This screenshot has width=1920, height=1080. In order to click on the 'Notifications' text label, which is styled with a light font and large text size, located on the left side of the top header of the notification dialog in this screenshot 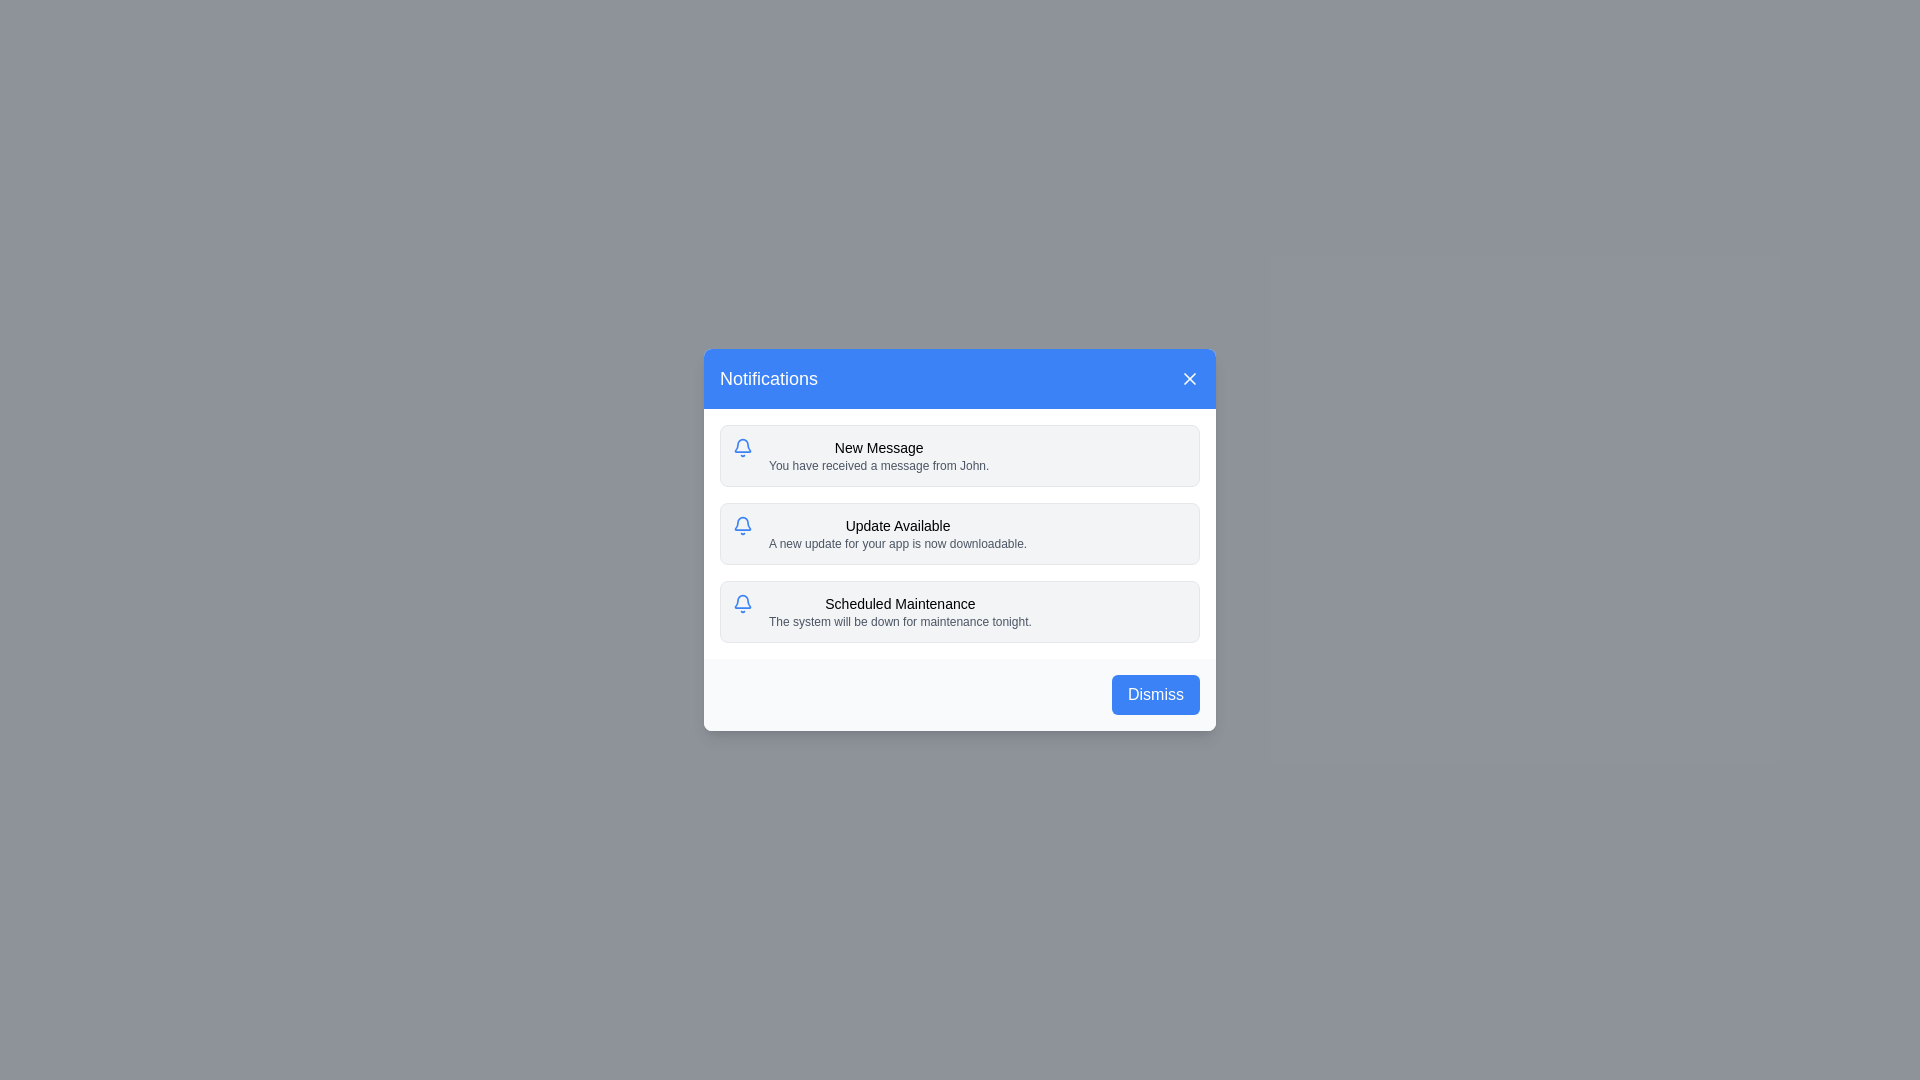, I will do `click(767, 378)`.